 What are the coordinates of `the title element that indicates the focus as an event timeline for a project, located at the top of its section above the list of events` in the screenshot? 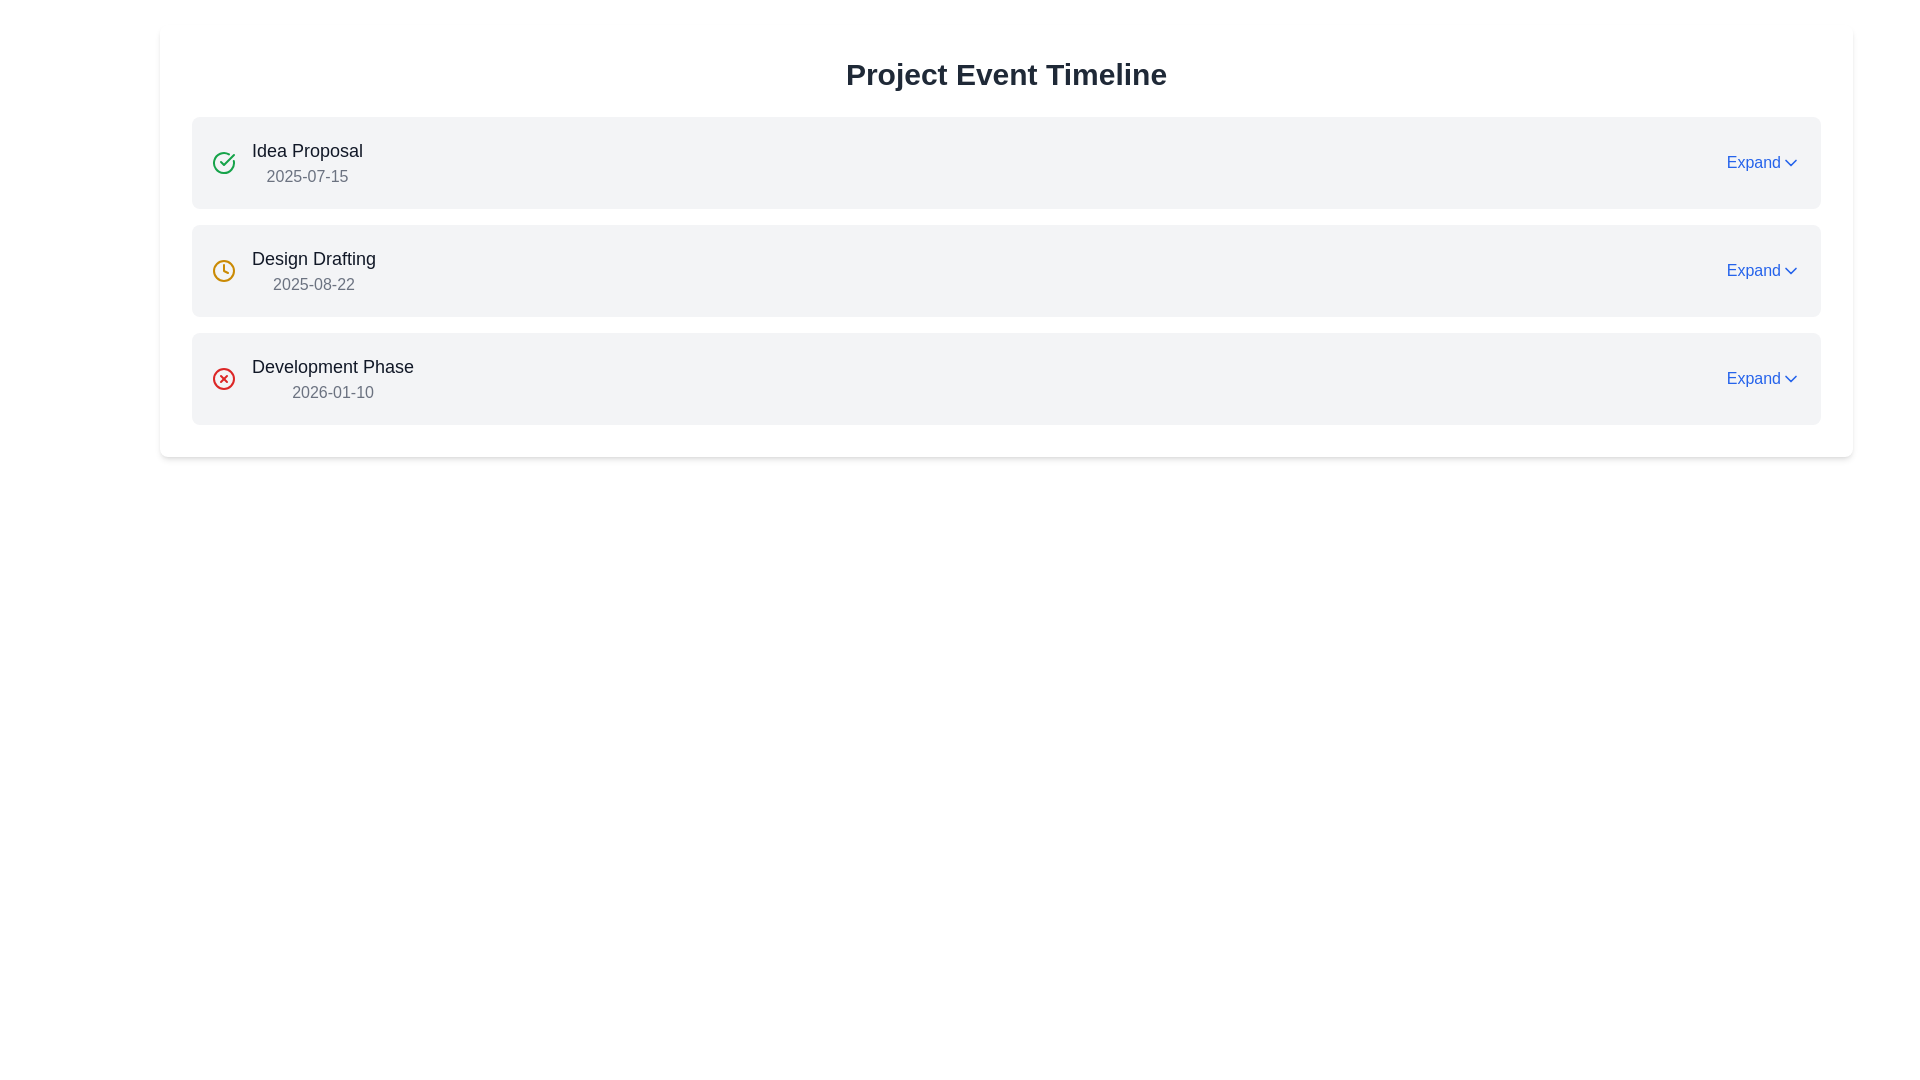 It's located at (1006, 73).